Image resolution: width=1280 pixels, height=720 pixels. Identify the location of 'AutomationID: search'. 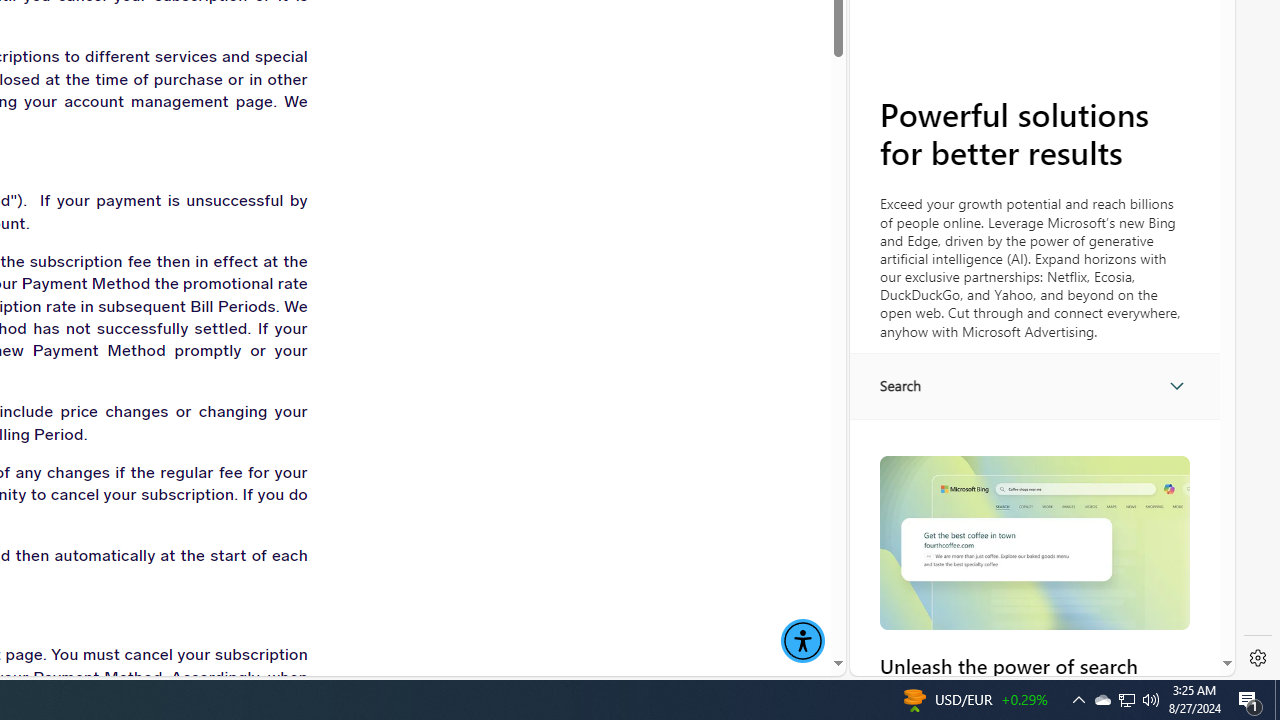
(1034, 385).